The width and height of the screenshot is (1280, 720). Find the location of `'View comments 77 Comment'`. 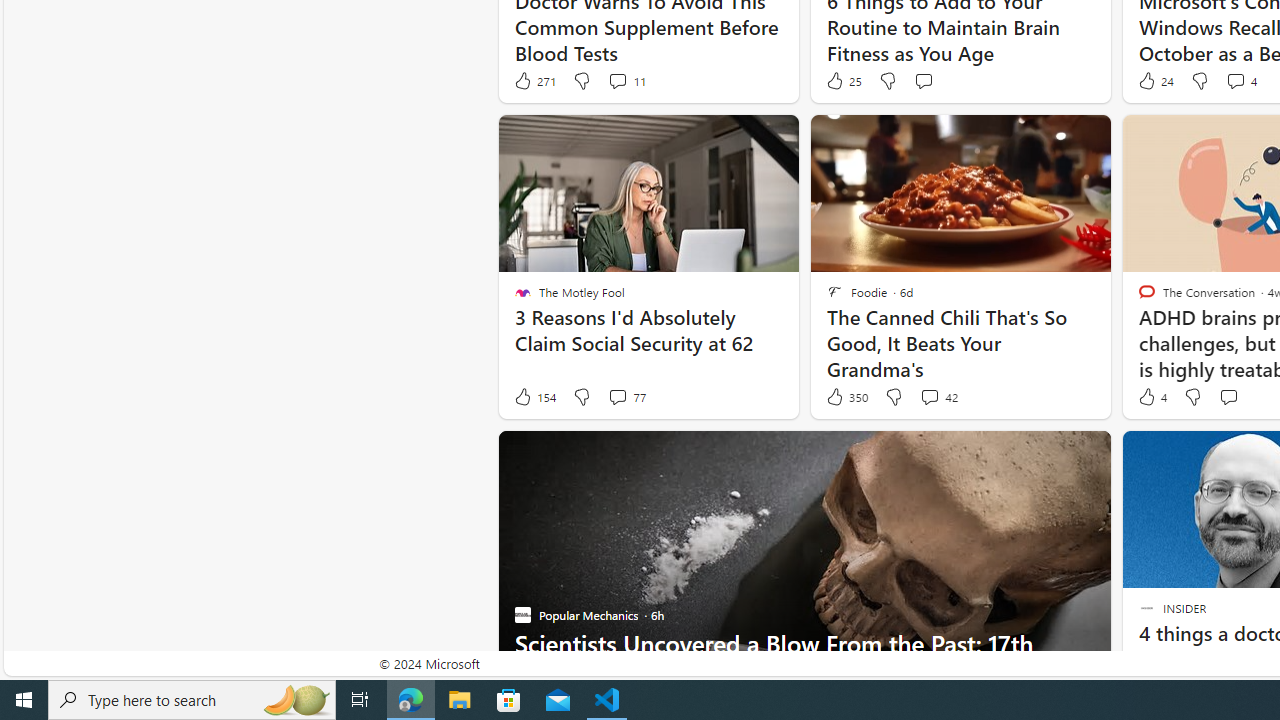

'View comments 77 Comment' is located at coordinates (616, 397).